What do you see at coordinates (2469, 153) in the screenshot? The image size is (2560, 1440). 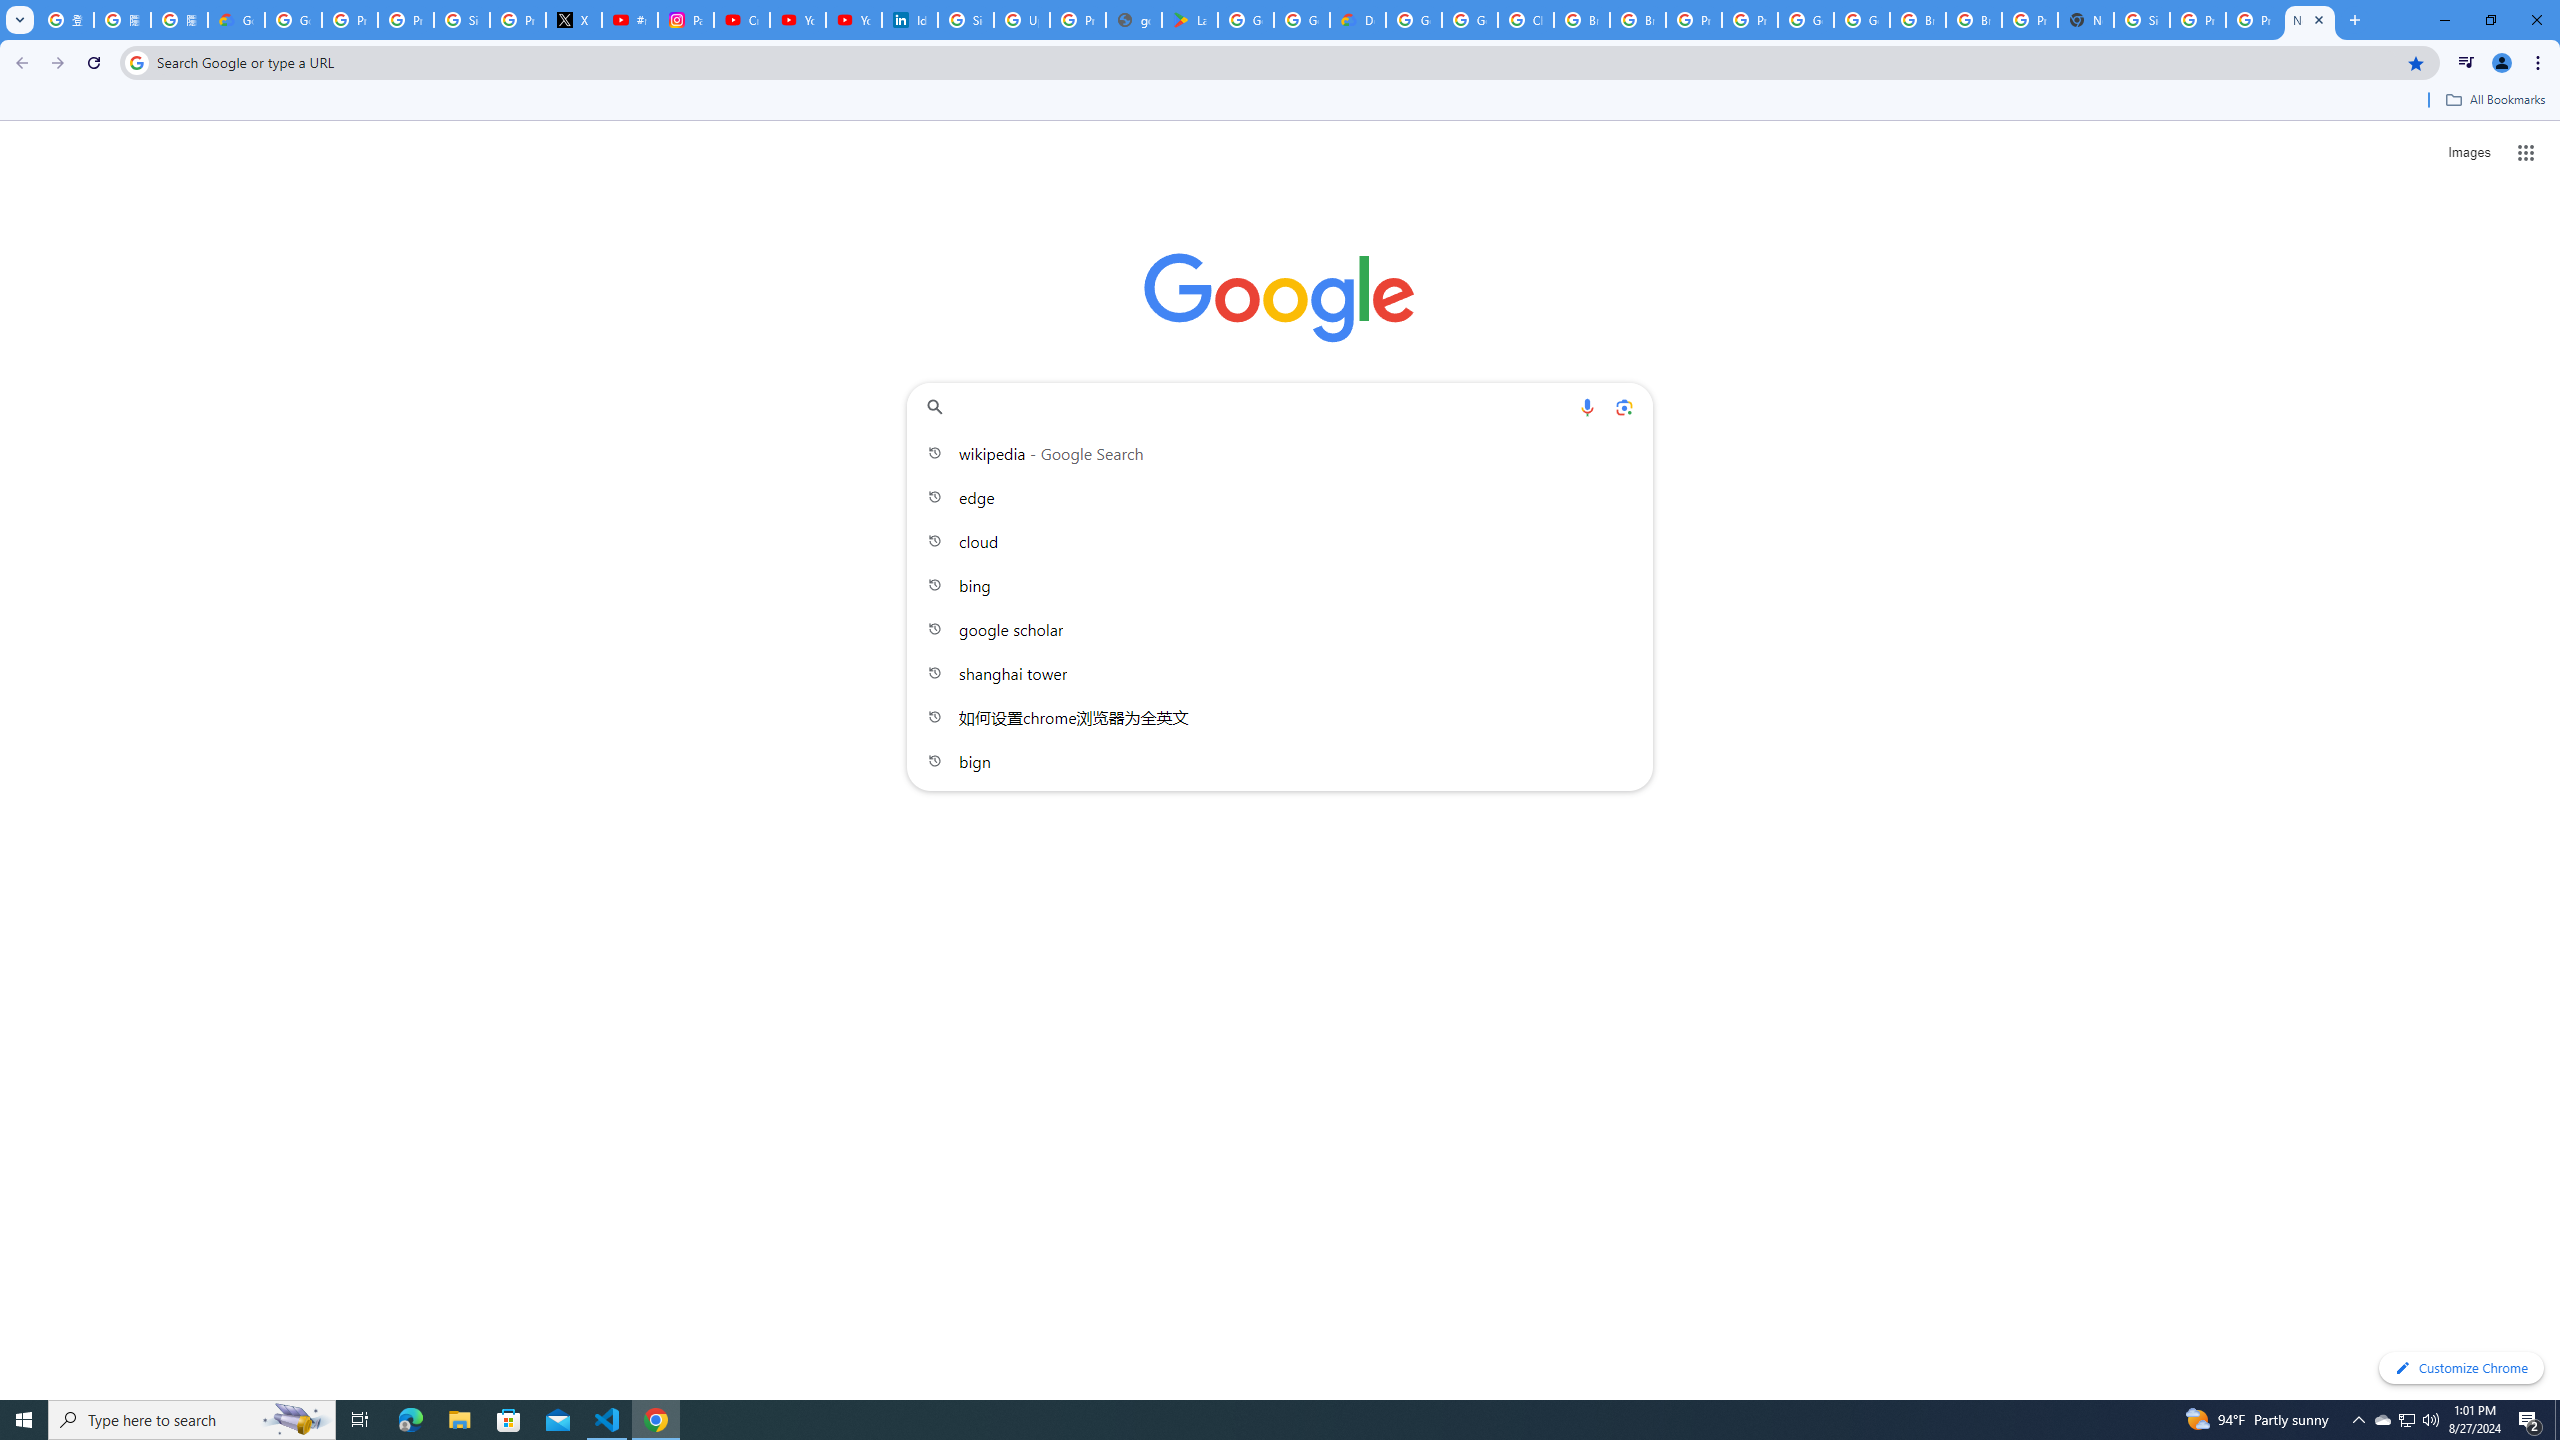 I see `'Search for Images '` at bounding box center [2469, 153].